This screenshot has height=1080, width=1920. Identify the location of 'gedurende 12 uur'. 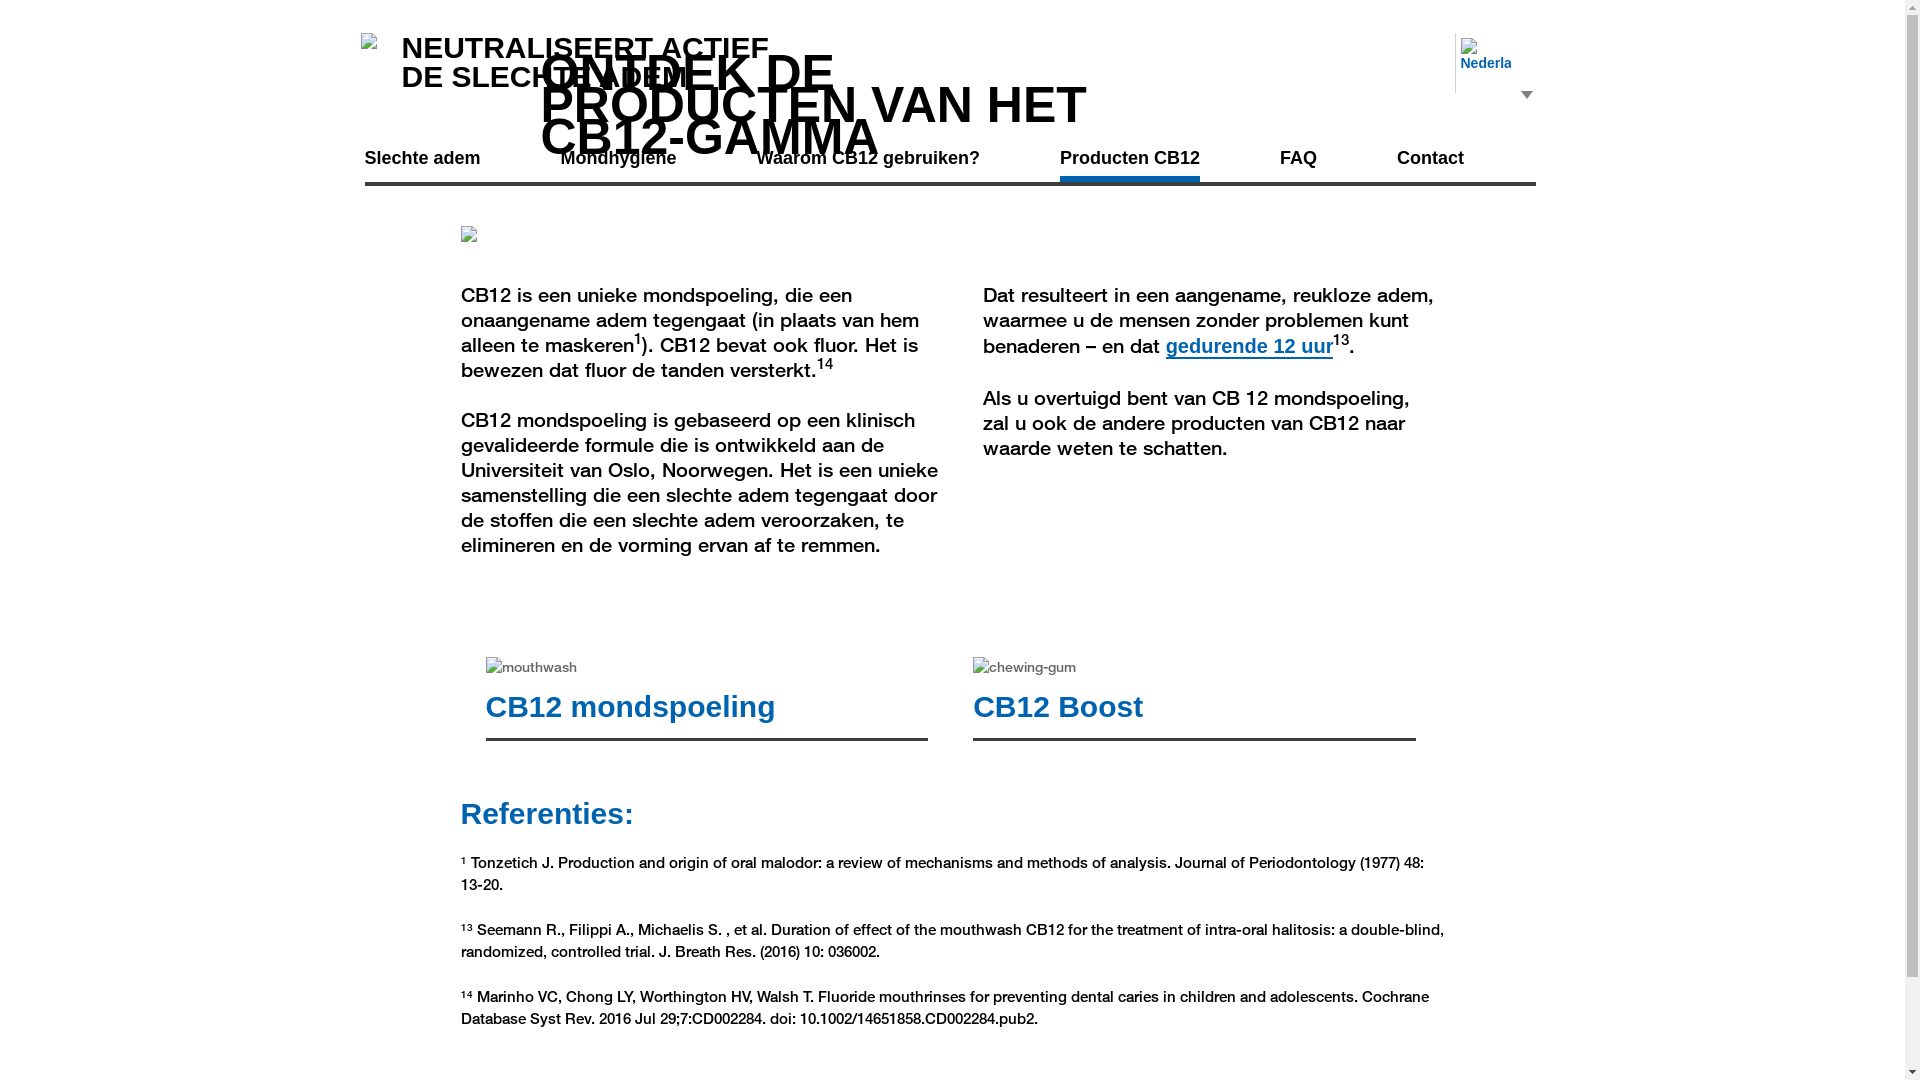
(1248, 346).